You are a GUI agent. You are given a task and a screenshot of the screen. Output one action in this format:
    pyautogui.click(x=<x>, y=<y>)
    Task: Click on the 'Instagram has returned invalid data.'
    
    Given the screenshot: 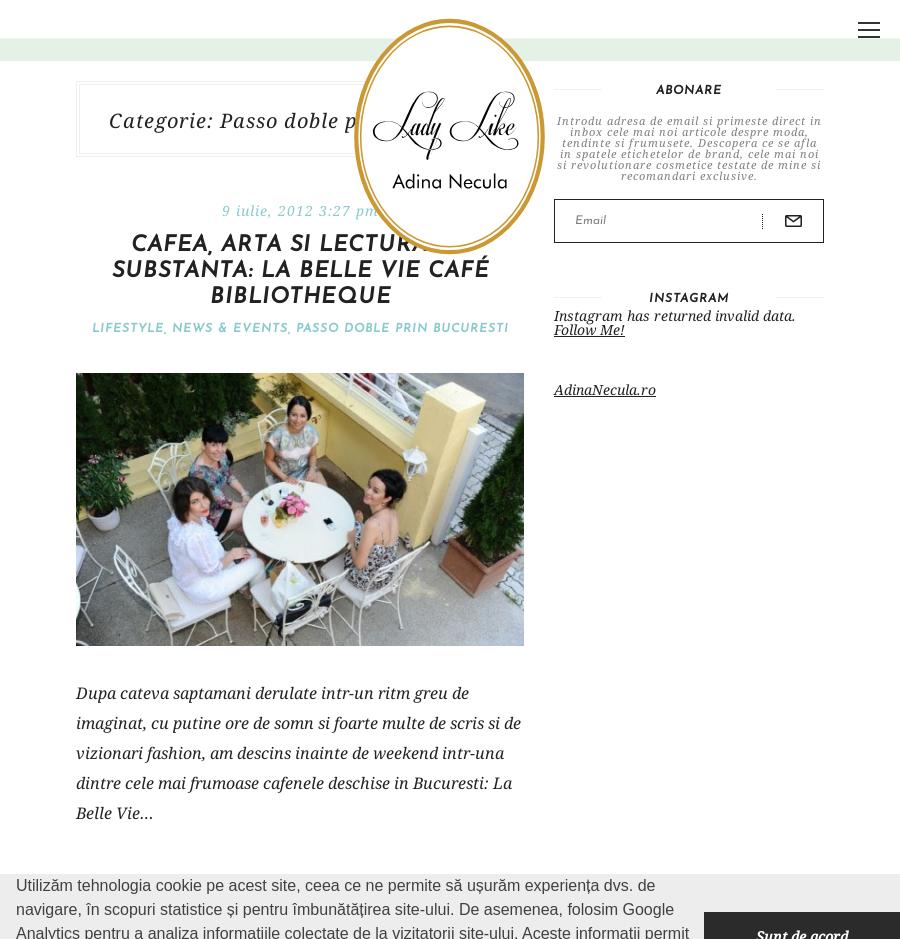 What is the action you would take?
    pyautogui.click(x=675, y=315)
    